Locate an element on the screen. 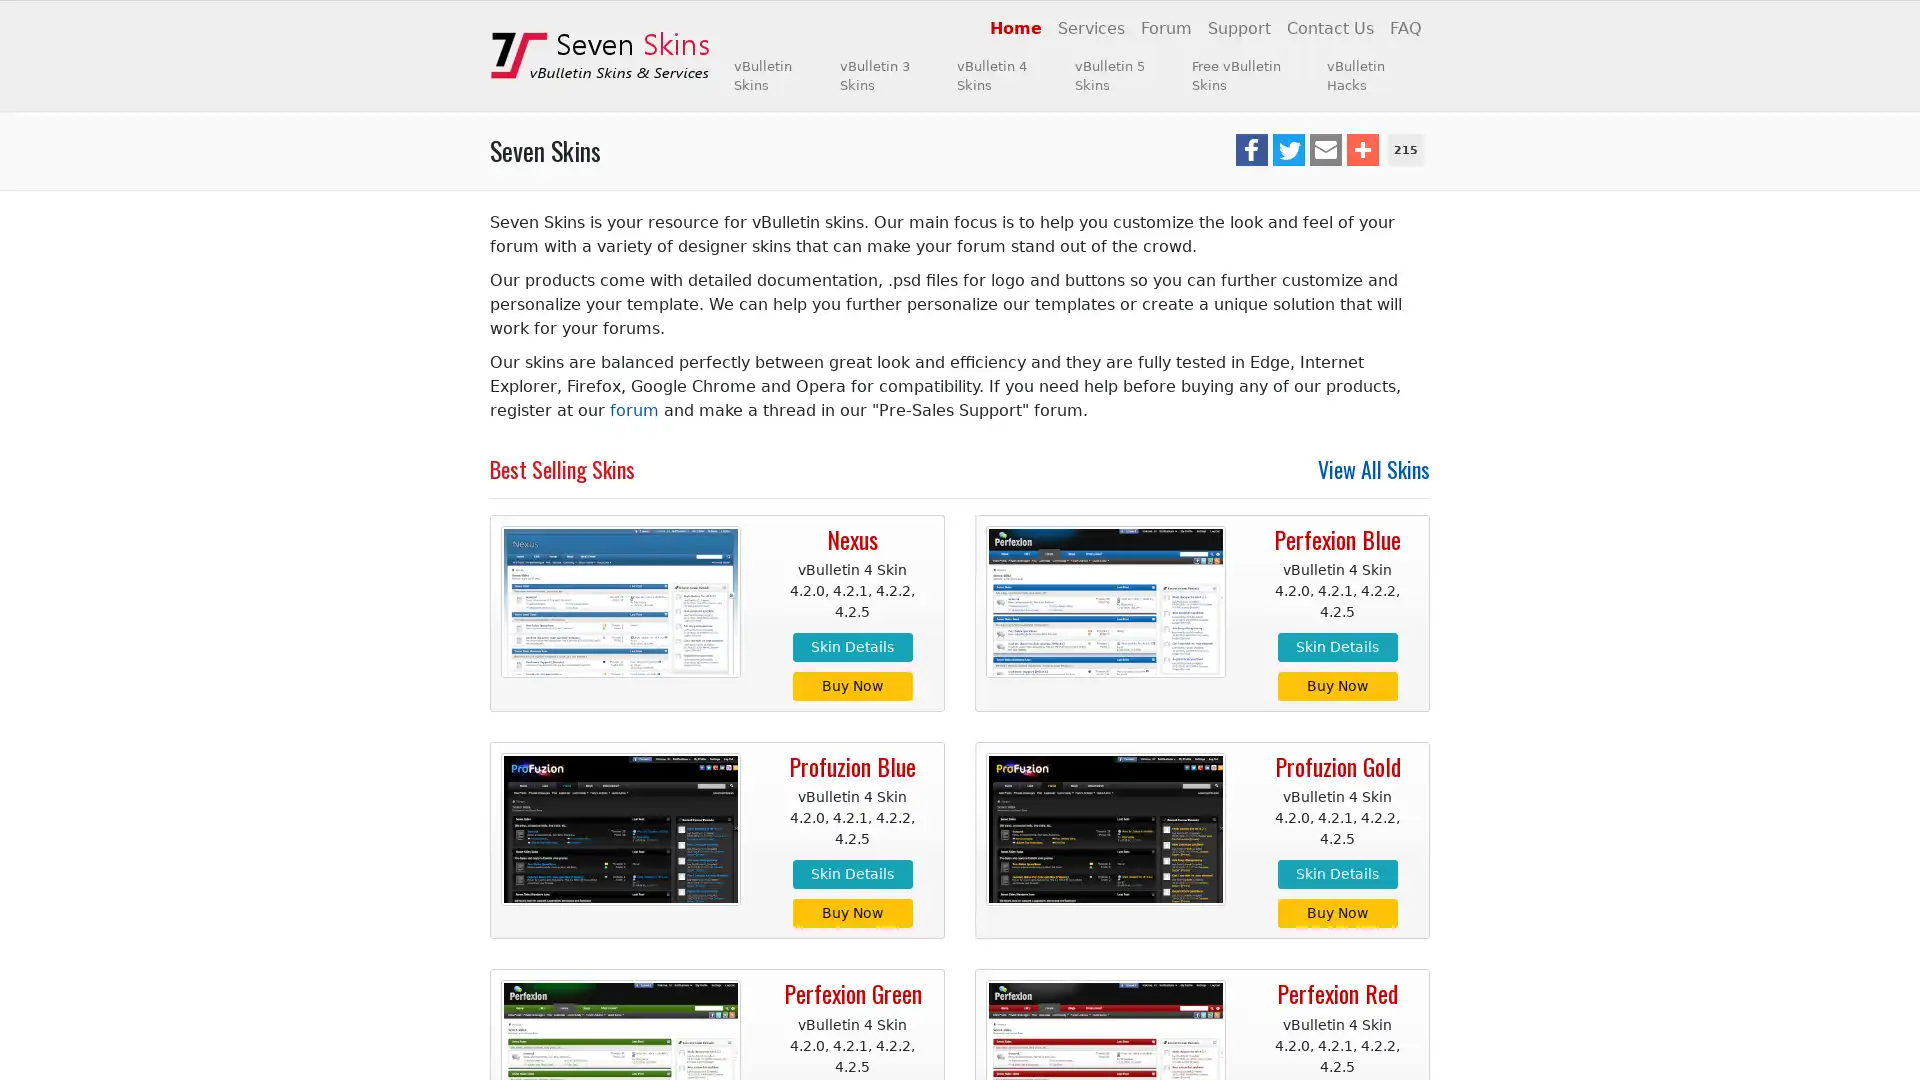 The image size is (1920, 1080). Buy Now is located at coordinates (1337, 684).